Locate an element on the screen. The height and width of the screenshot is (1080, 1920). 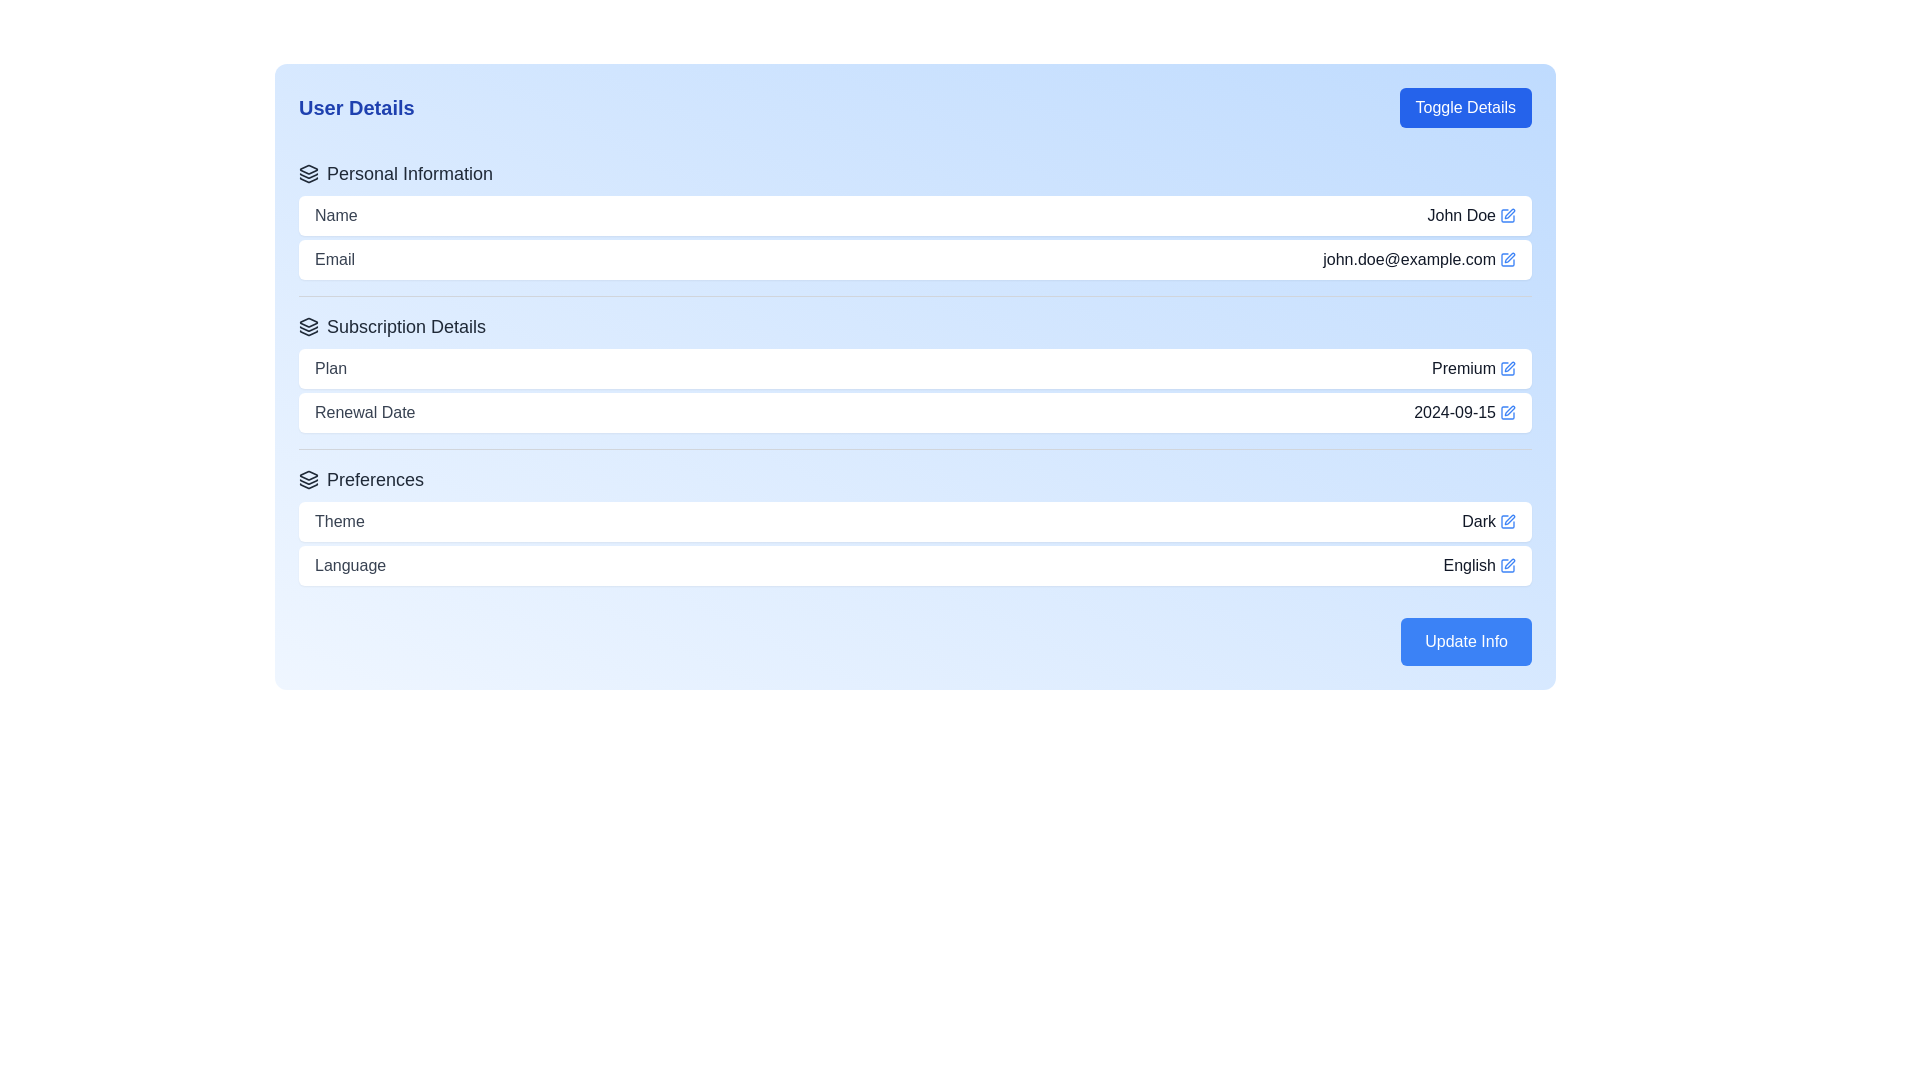
the Pen Icon located to the right of the 'Dark' text in the 'Preferences' section to initiate the edit action is located at coordinates (1507, 520).